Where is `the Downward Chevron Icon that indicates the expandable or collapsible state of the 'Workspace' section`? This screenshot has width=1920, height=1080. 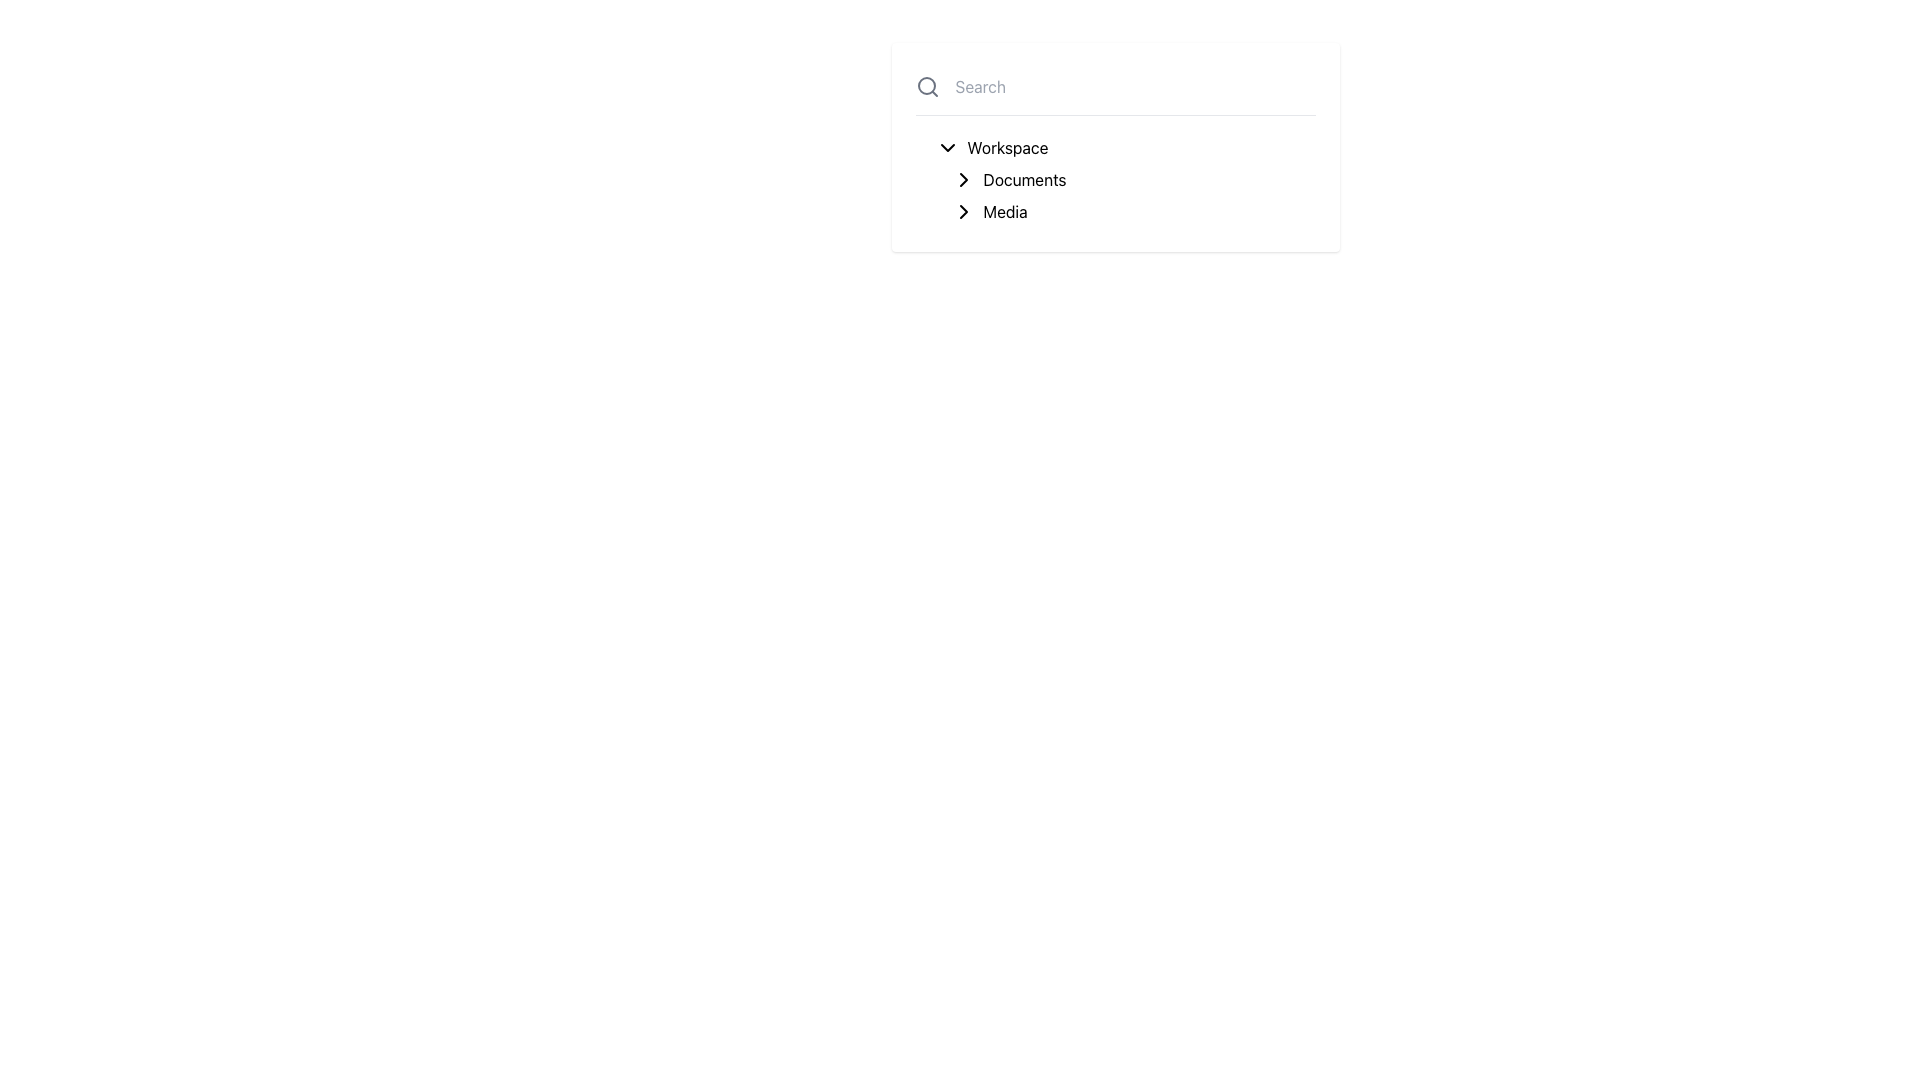 the Downward Chevron Icon that indicates the expandable or collapsible state of the 'Workspace' section is located at coordinates (946, 146).